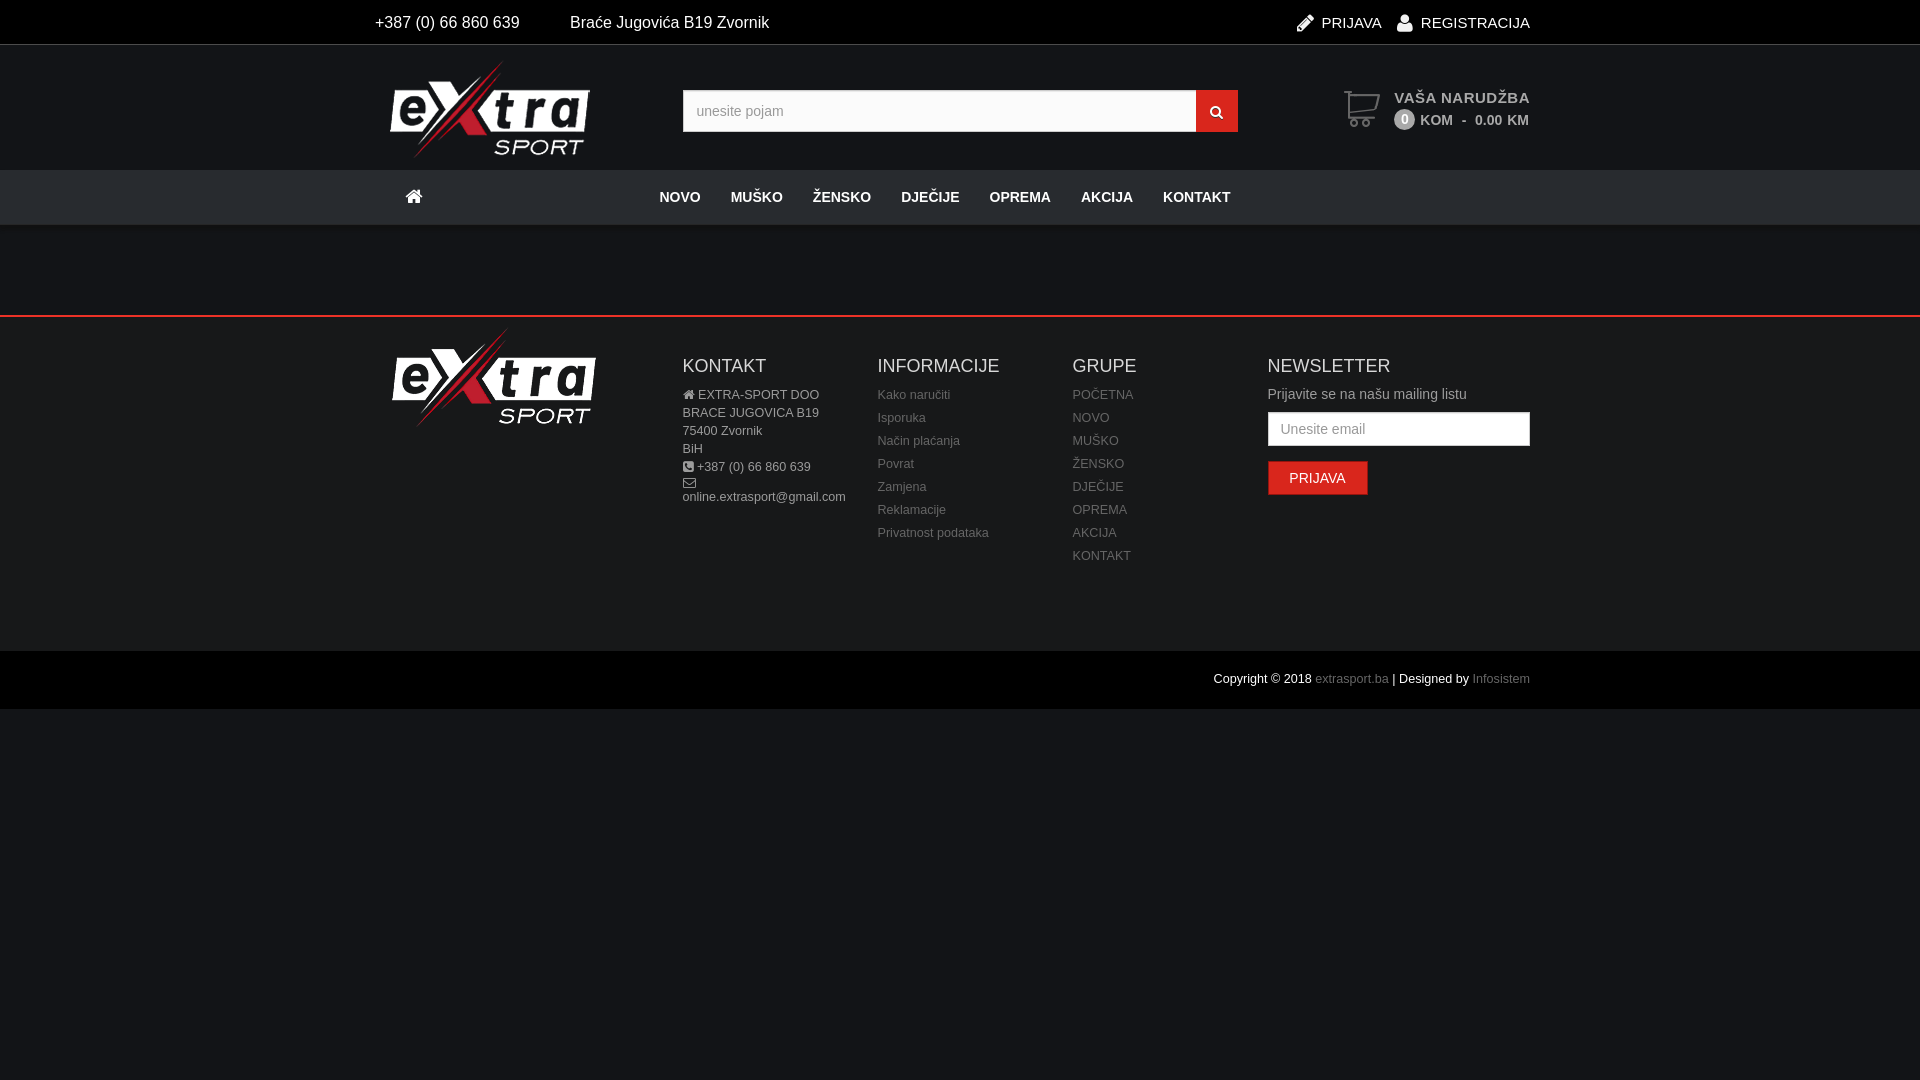 The height and width of the screenshot is (1080, 1920). What do you see at coordinates (1395, 16) in the screenshot?
I see `'REGISTRACIJA'` at bounding box center [1395, 16].